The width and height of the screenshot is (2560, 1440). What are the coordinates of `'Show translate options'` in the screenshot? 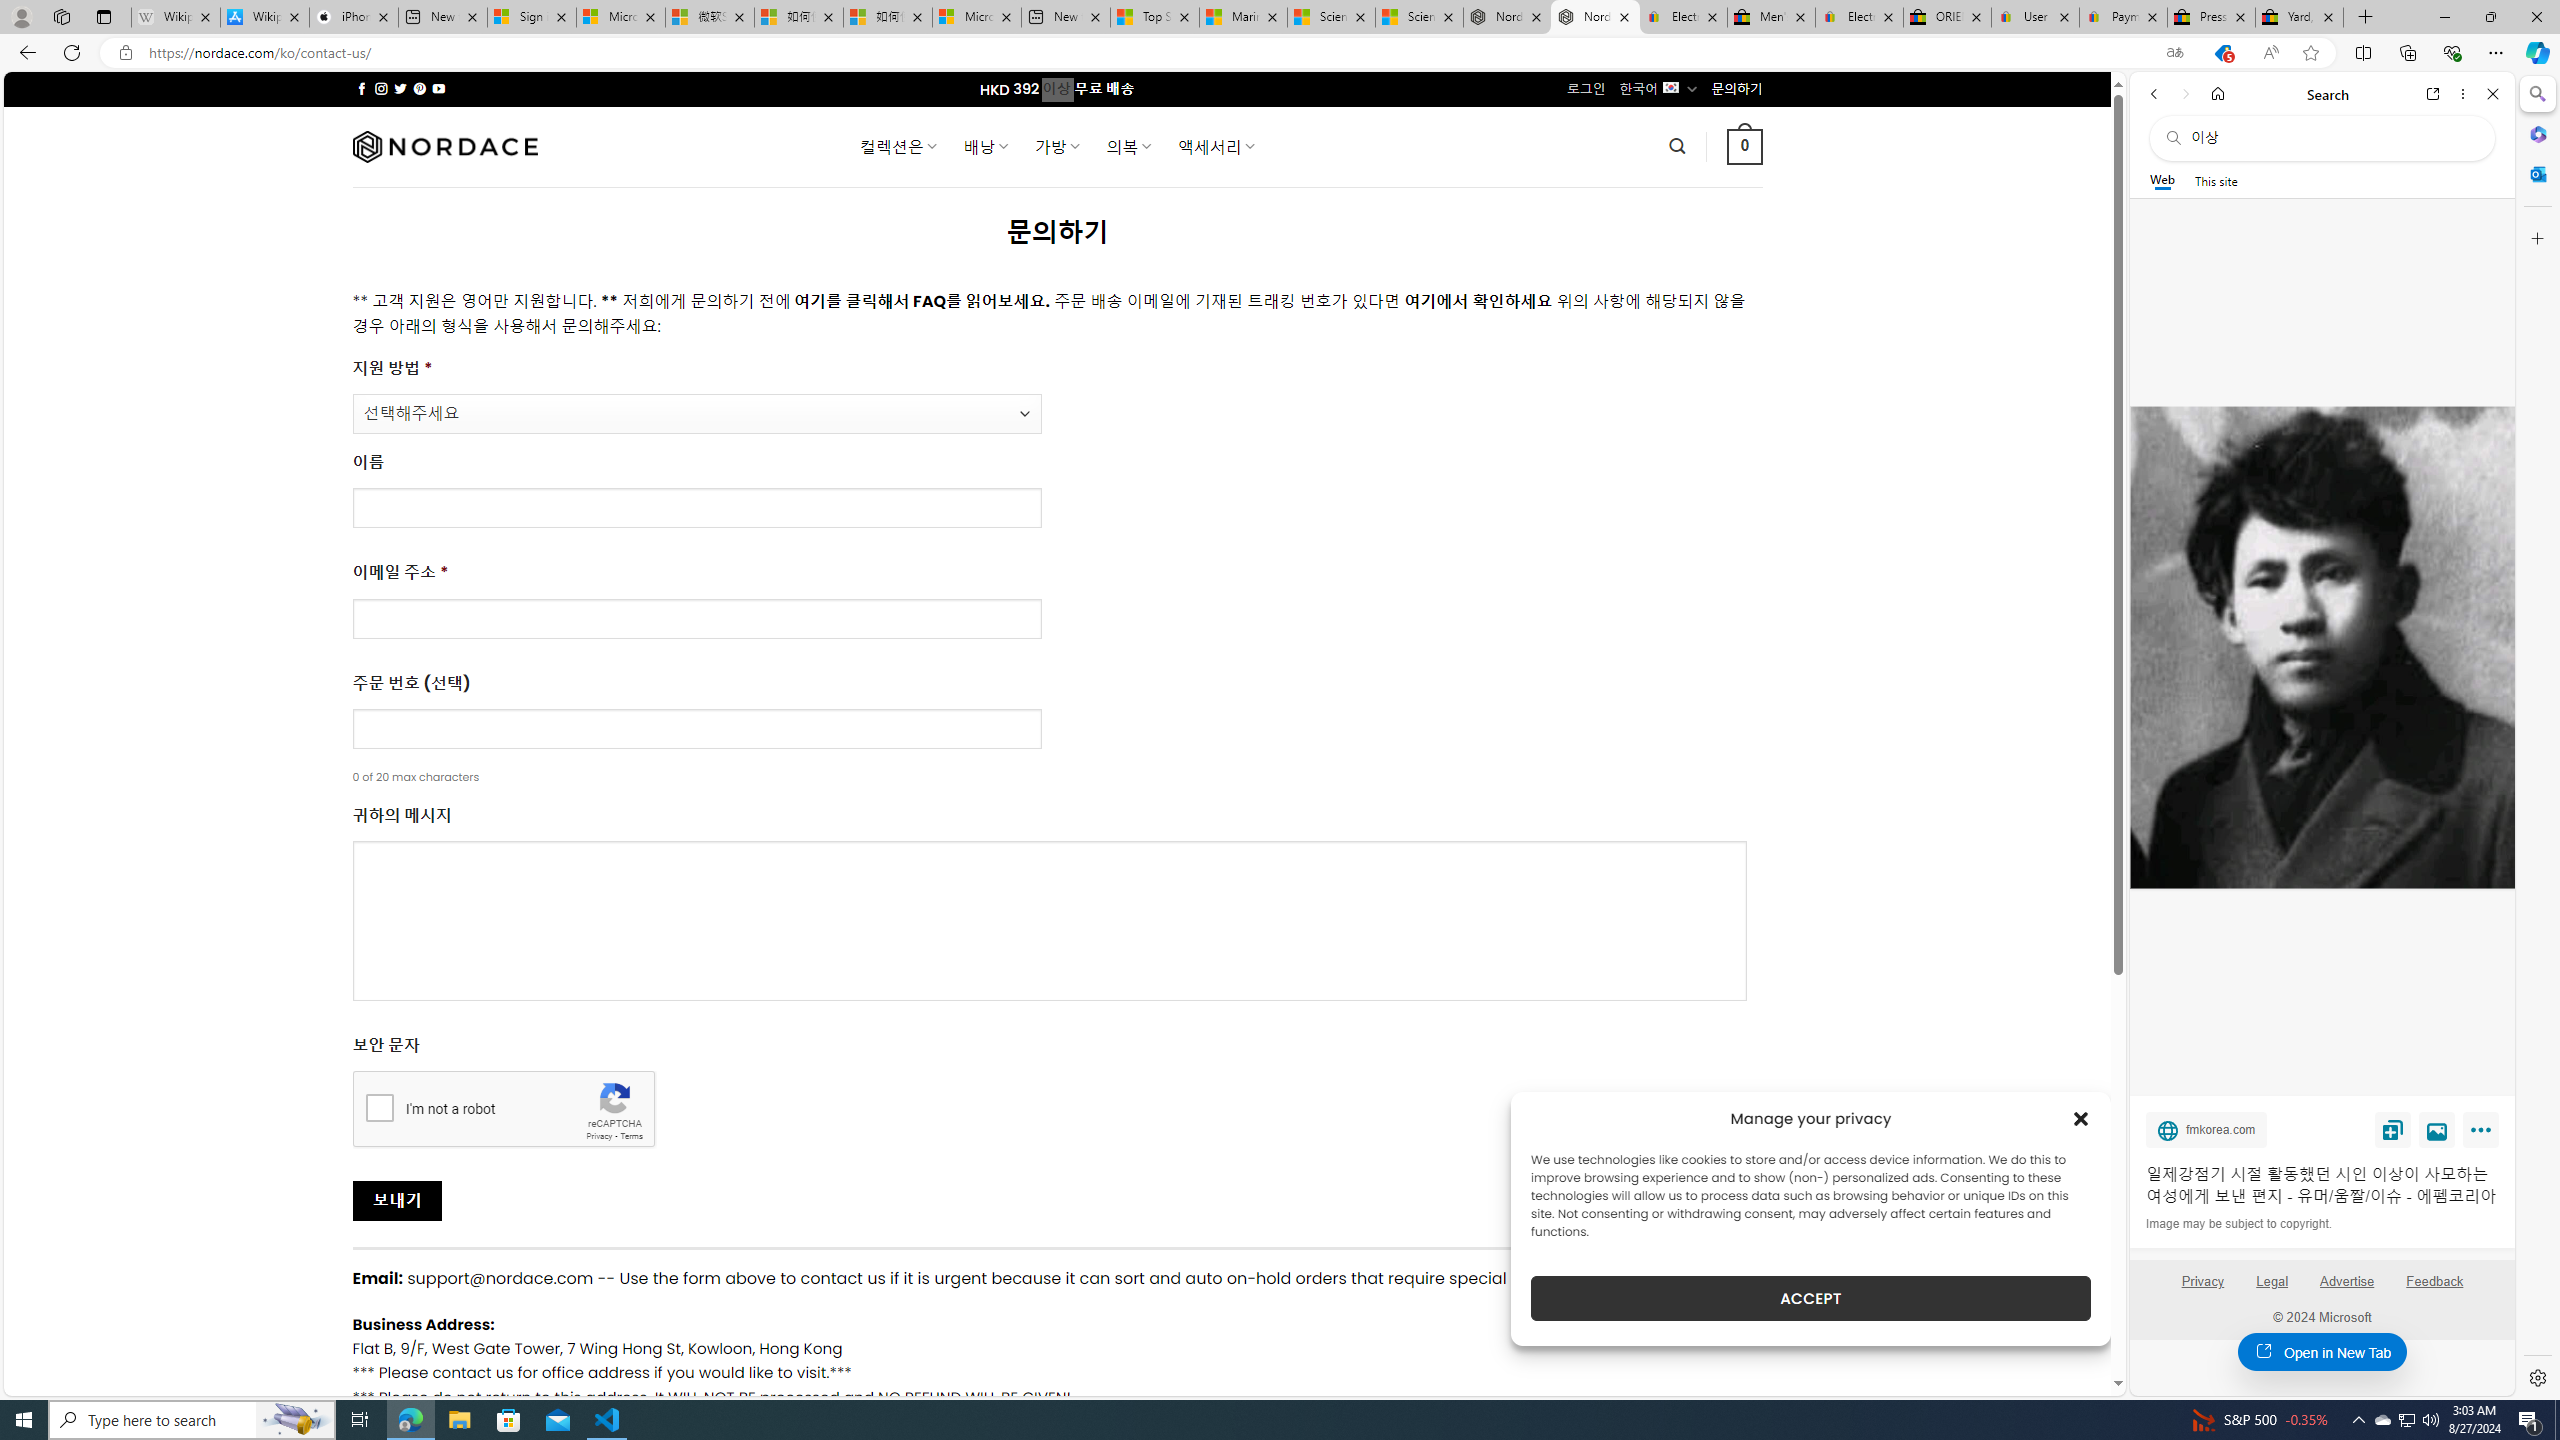 It's located at (2173, 53).